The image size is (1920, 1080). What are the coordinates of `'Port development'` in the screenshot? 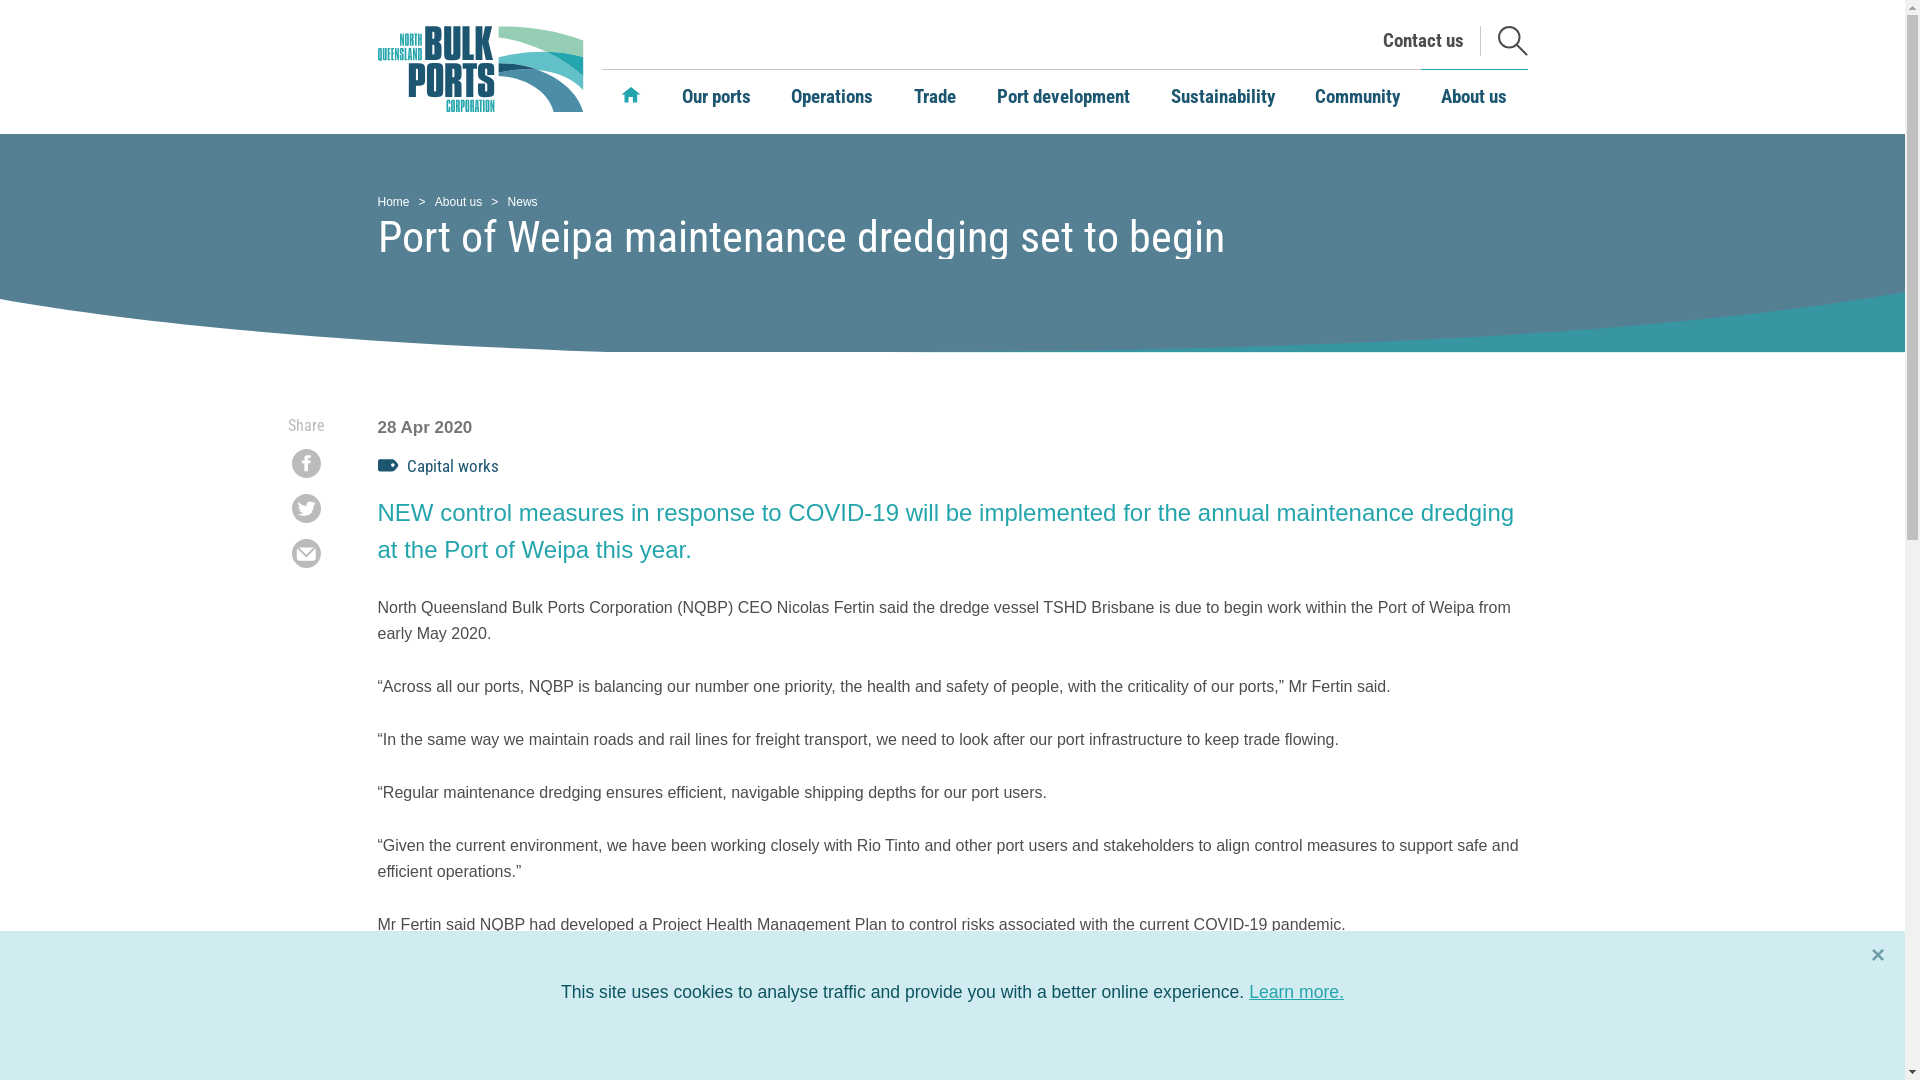 It's located at (1061, 97).